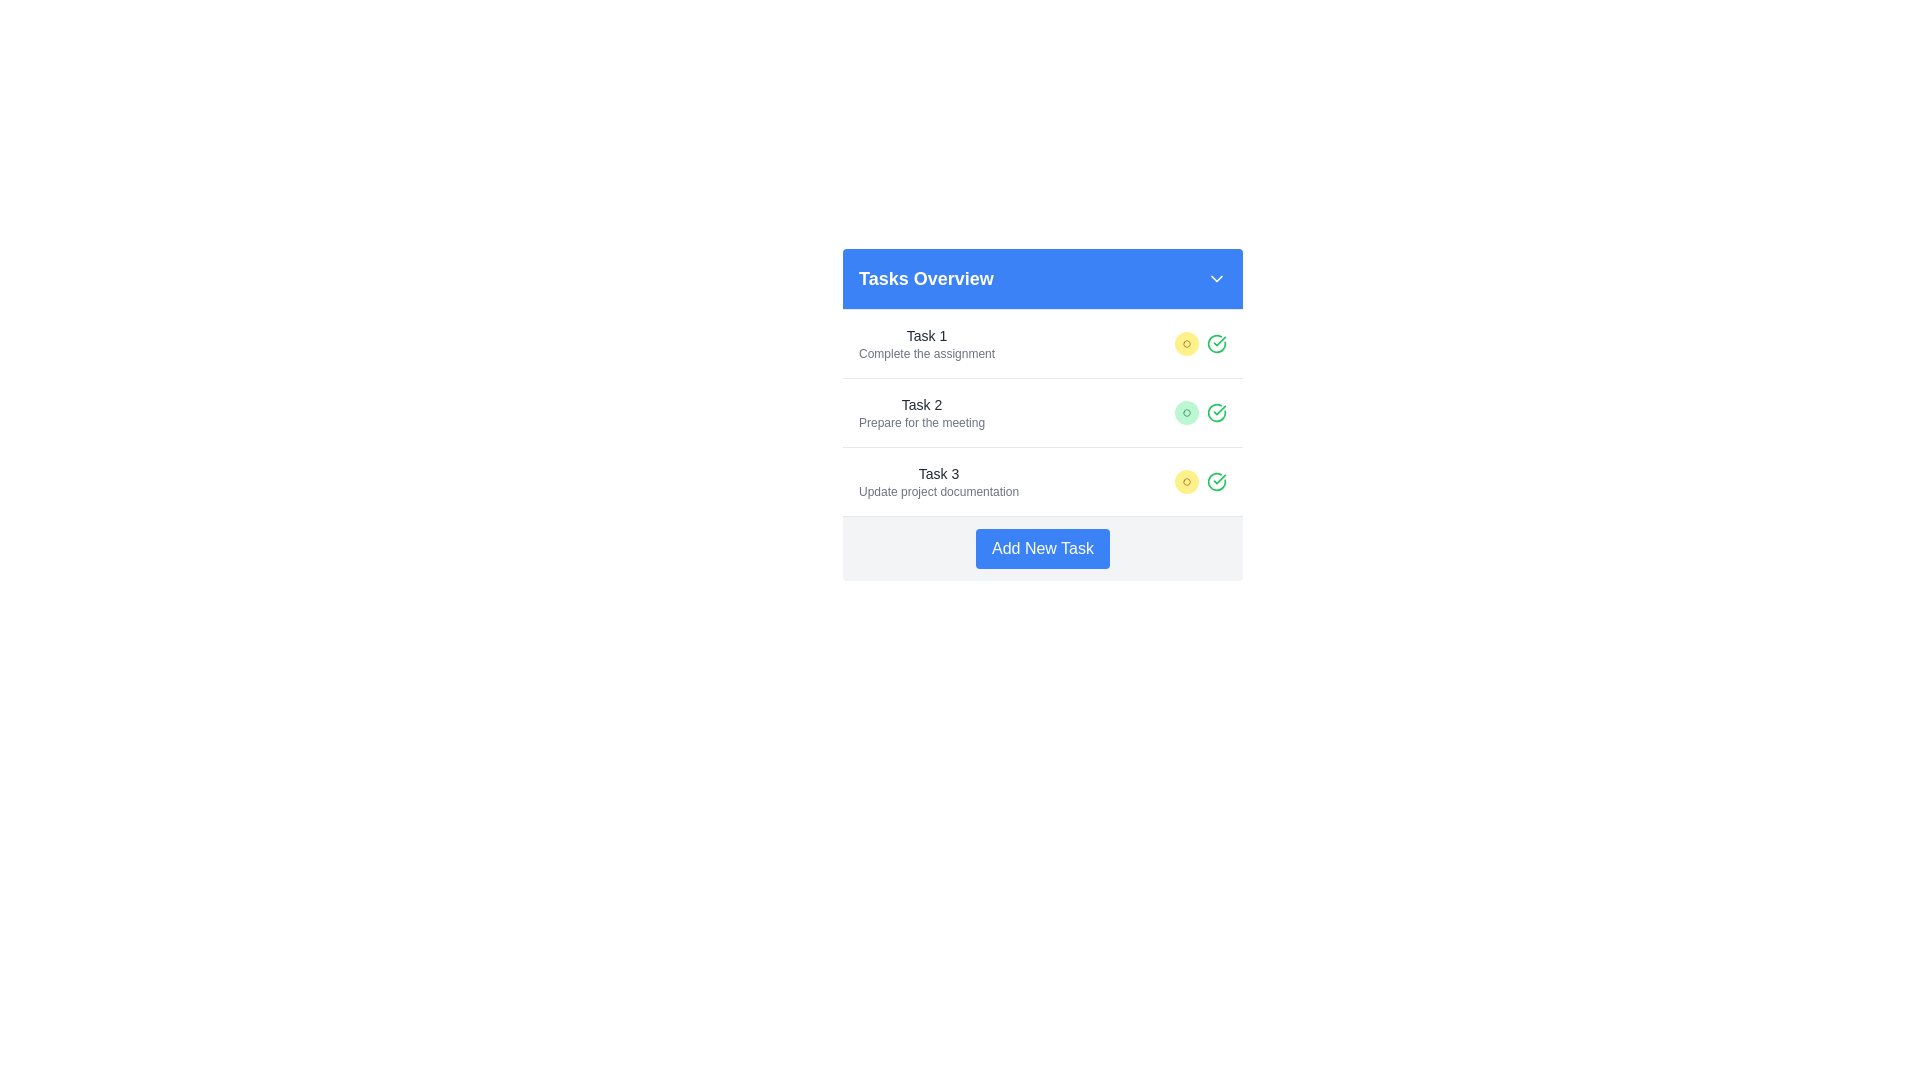 This screenshot has width=1920, height=1080. Describe the element at coordinates (1216, 342) in the screenshot. I see `the circular icon with a green checkmark in its center, which is the third icon in the status marker section of 'Task 1.'` at that location.